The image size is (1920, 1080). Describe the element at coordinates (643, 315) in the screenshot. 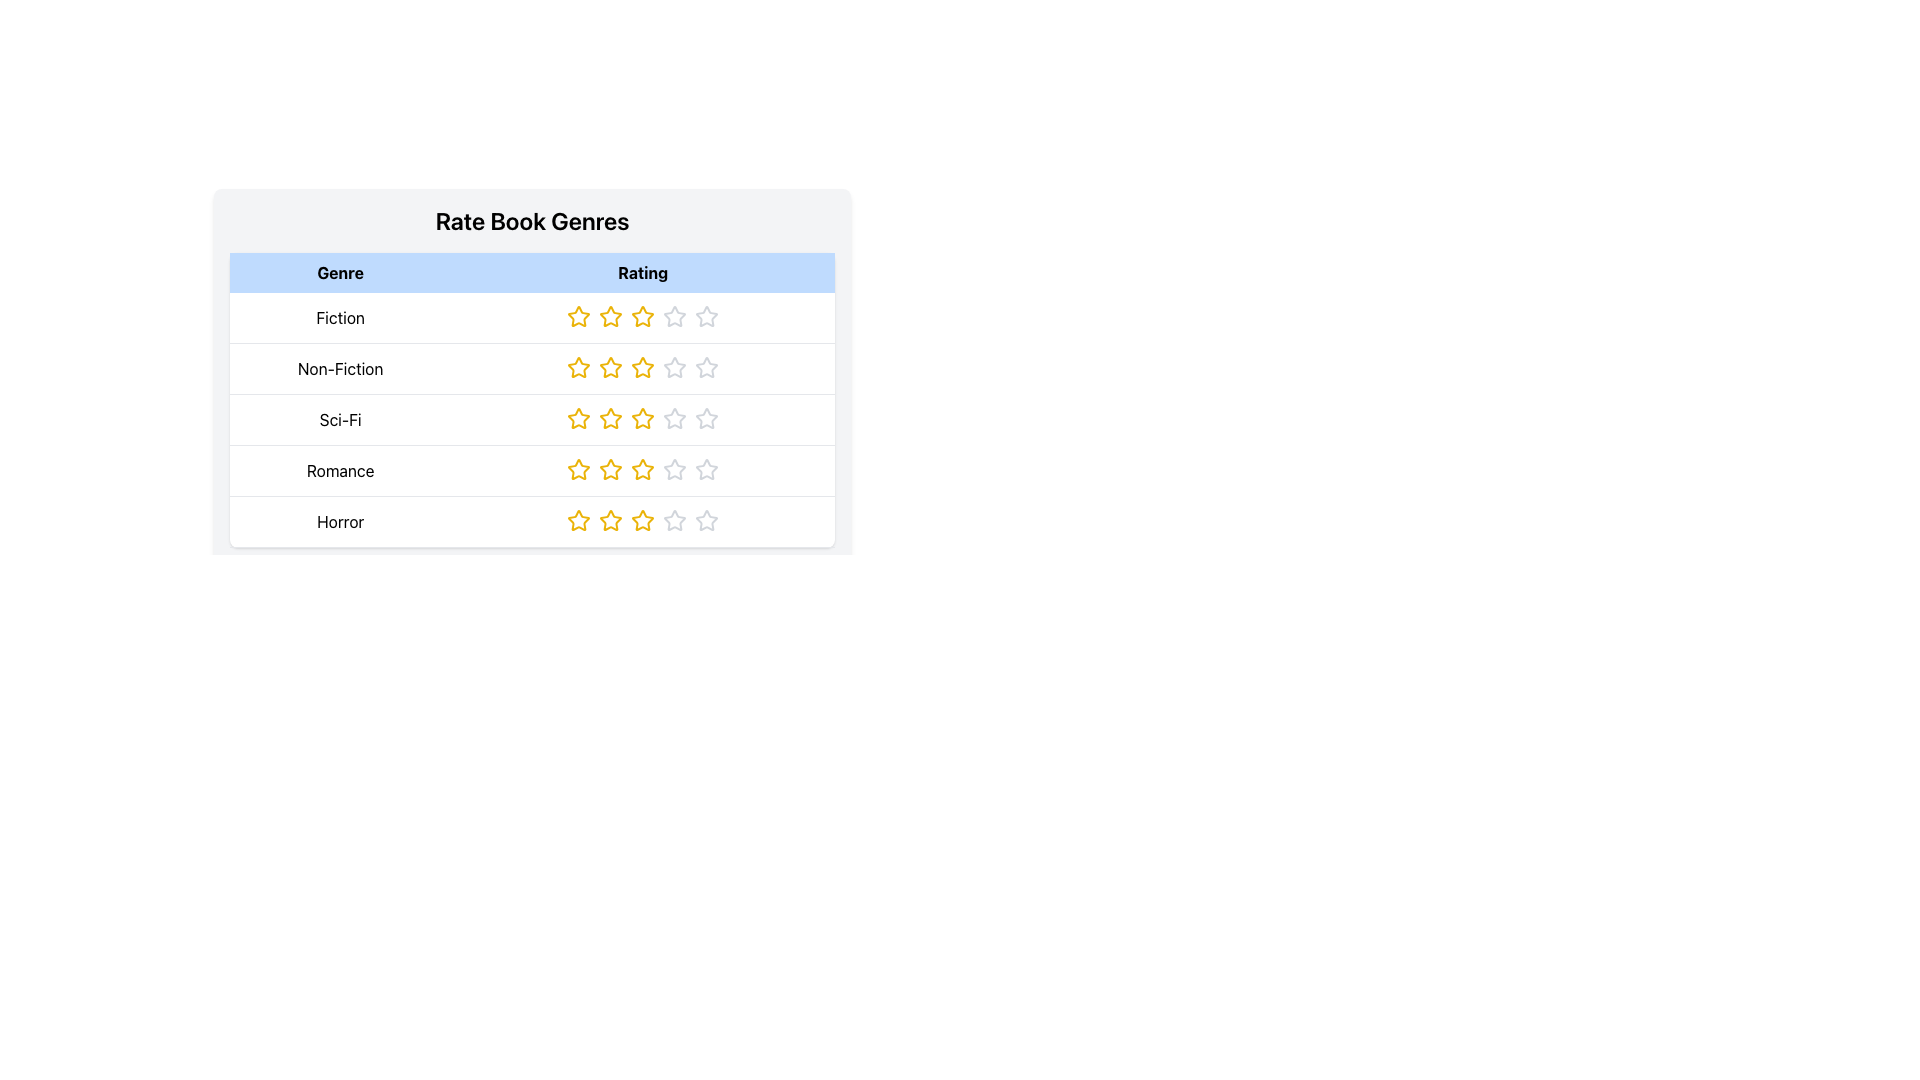

I see `the third star icon in the rating row for the 'Fiction' genre` at that location.